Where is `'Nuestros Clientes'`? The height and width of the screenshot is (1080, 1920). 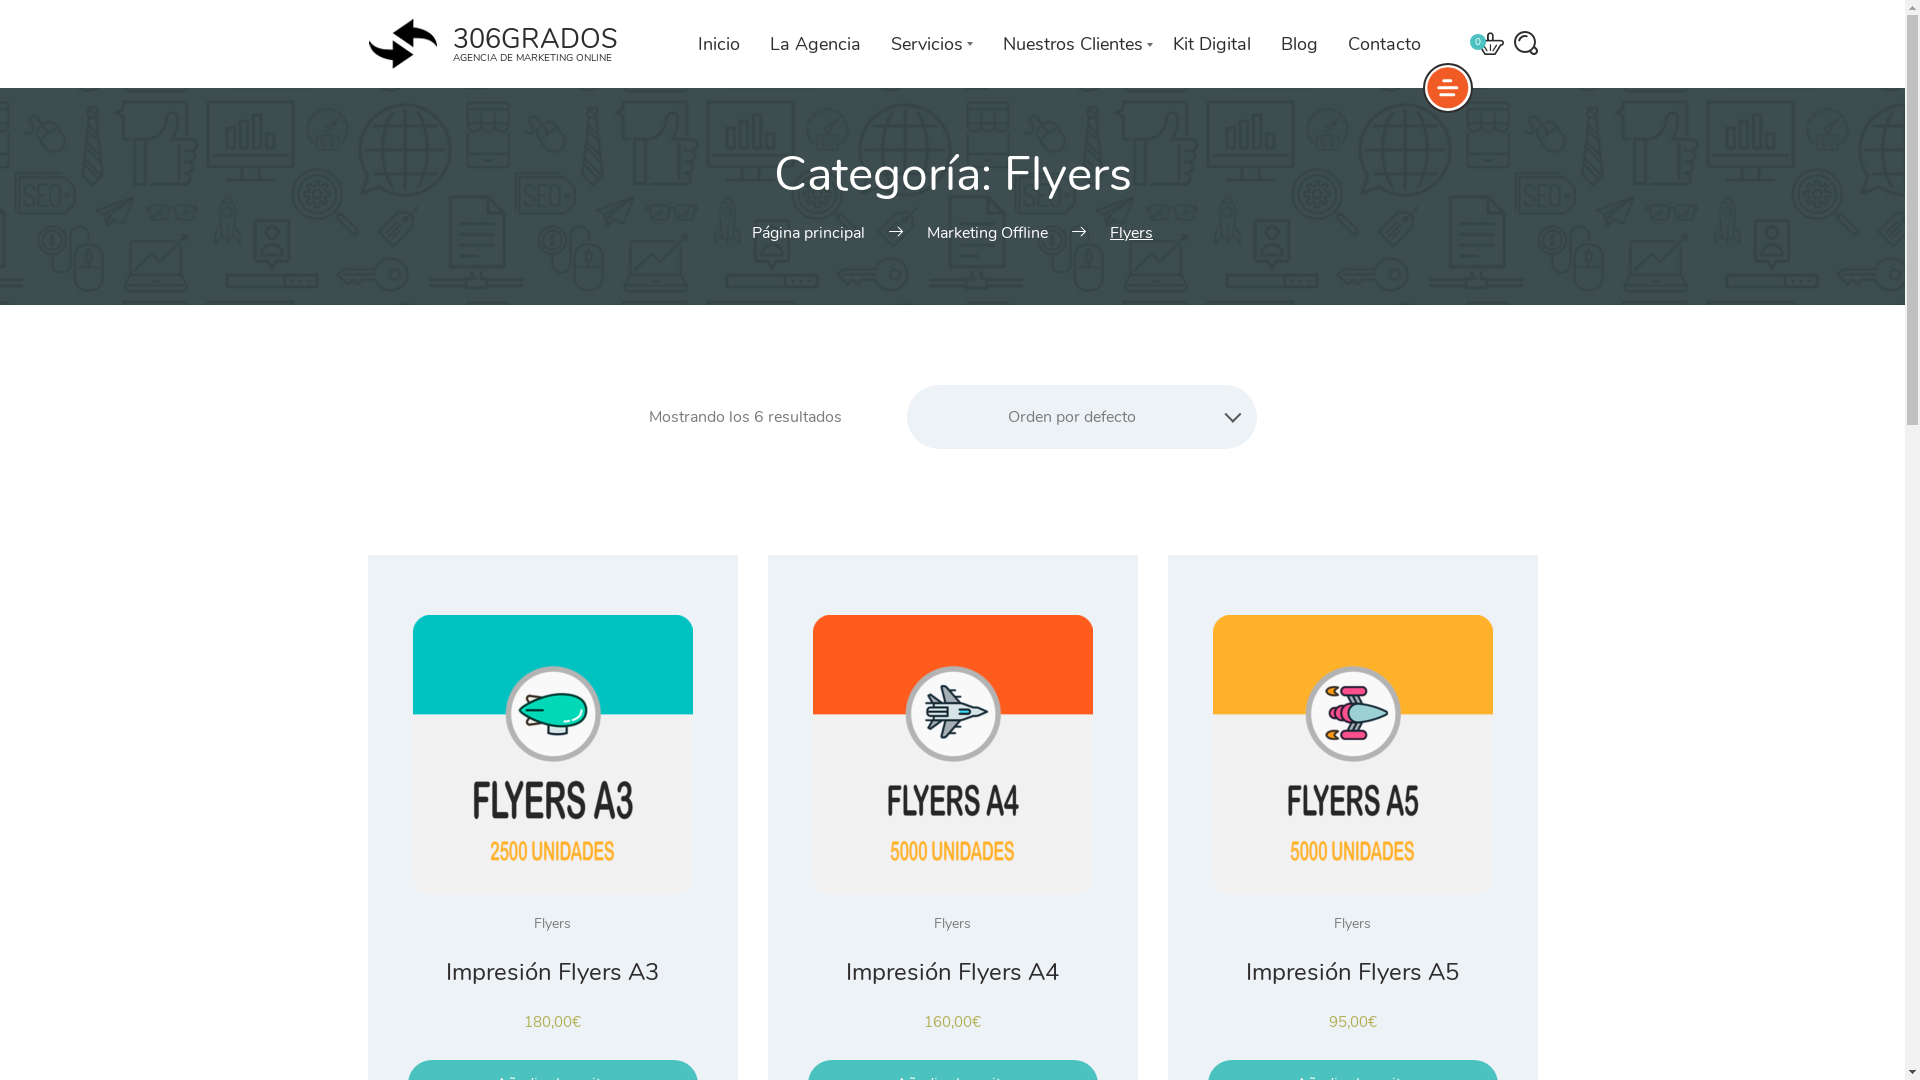
'Nuestros Clientes' is located at coordinates (1070, 43).